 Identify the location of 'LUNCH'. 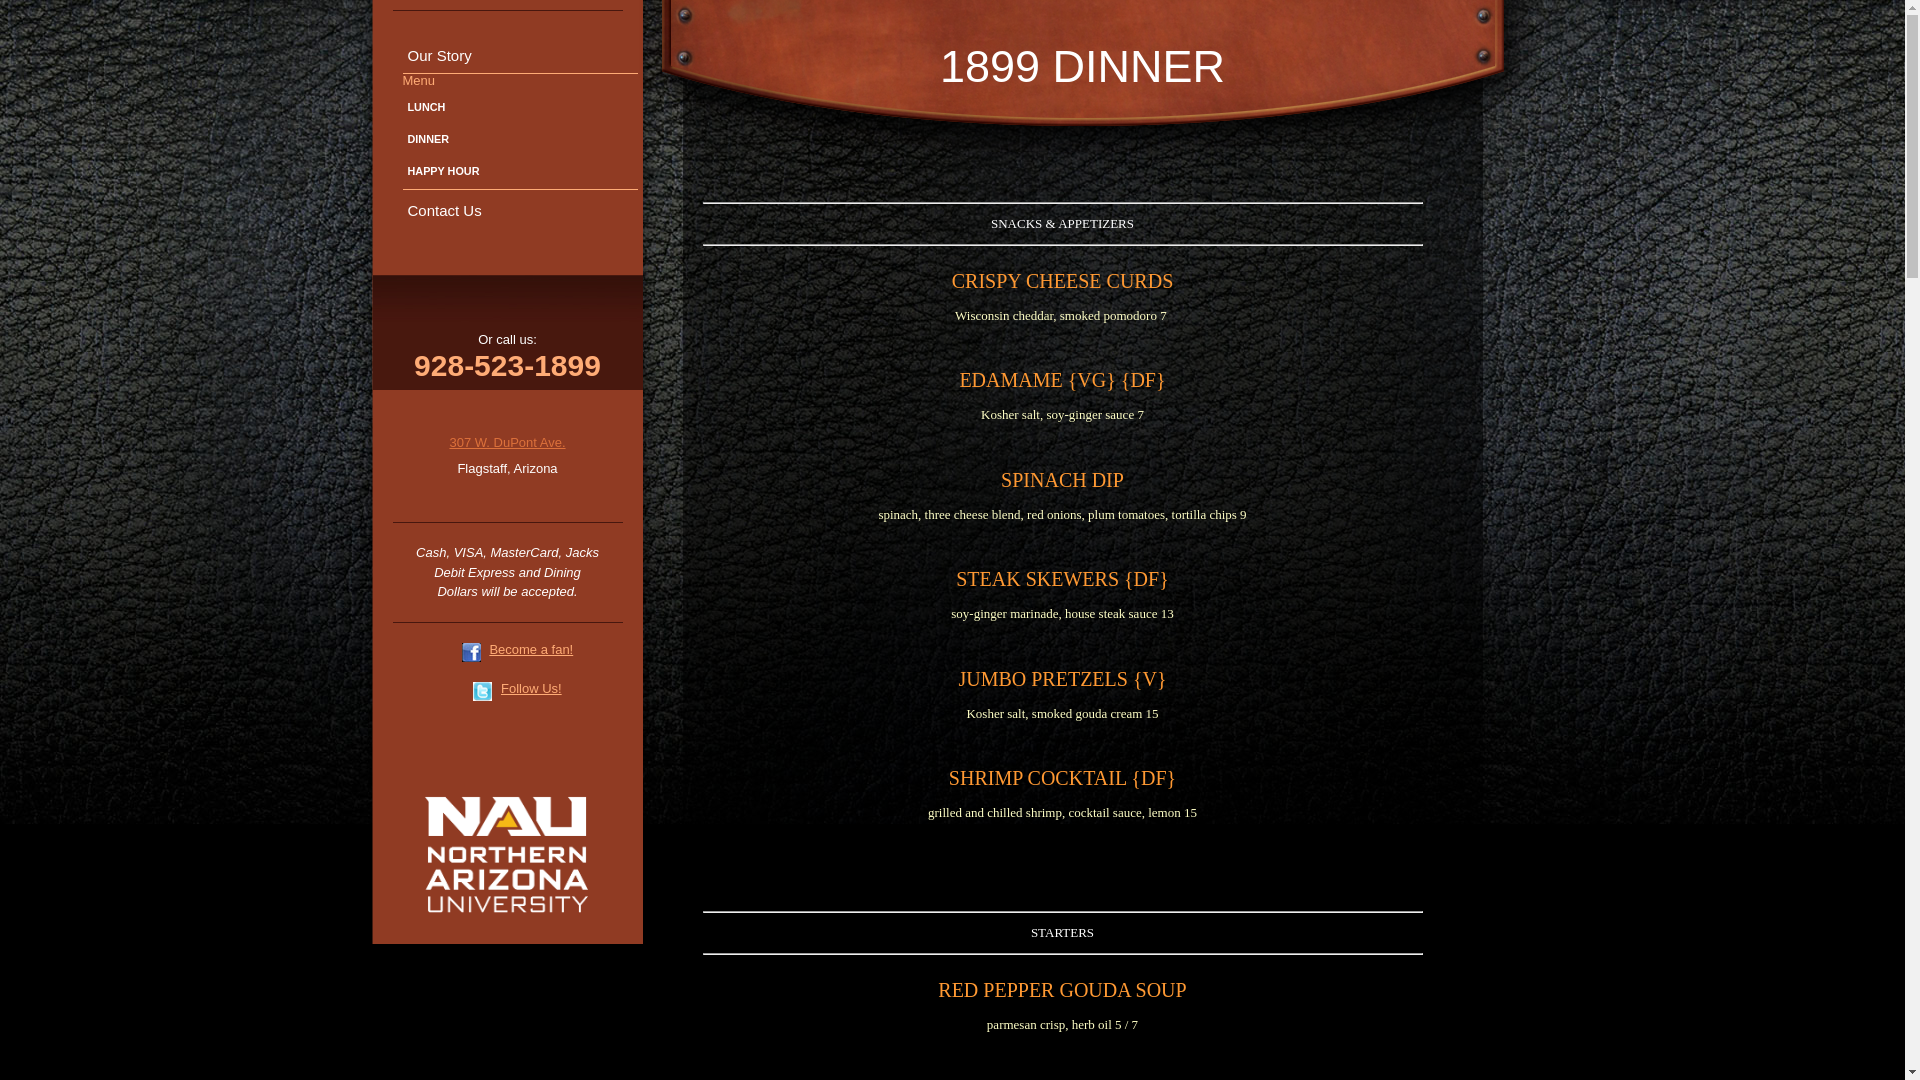
(519, 107).